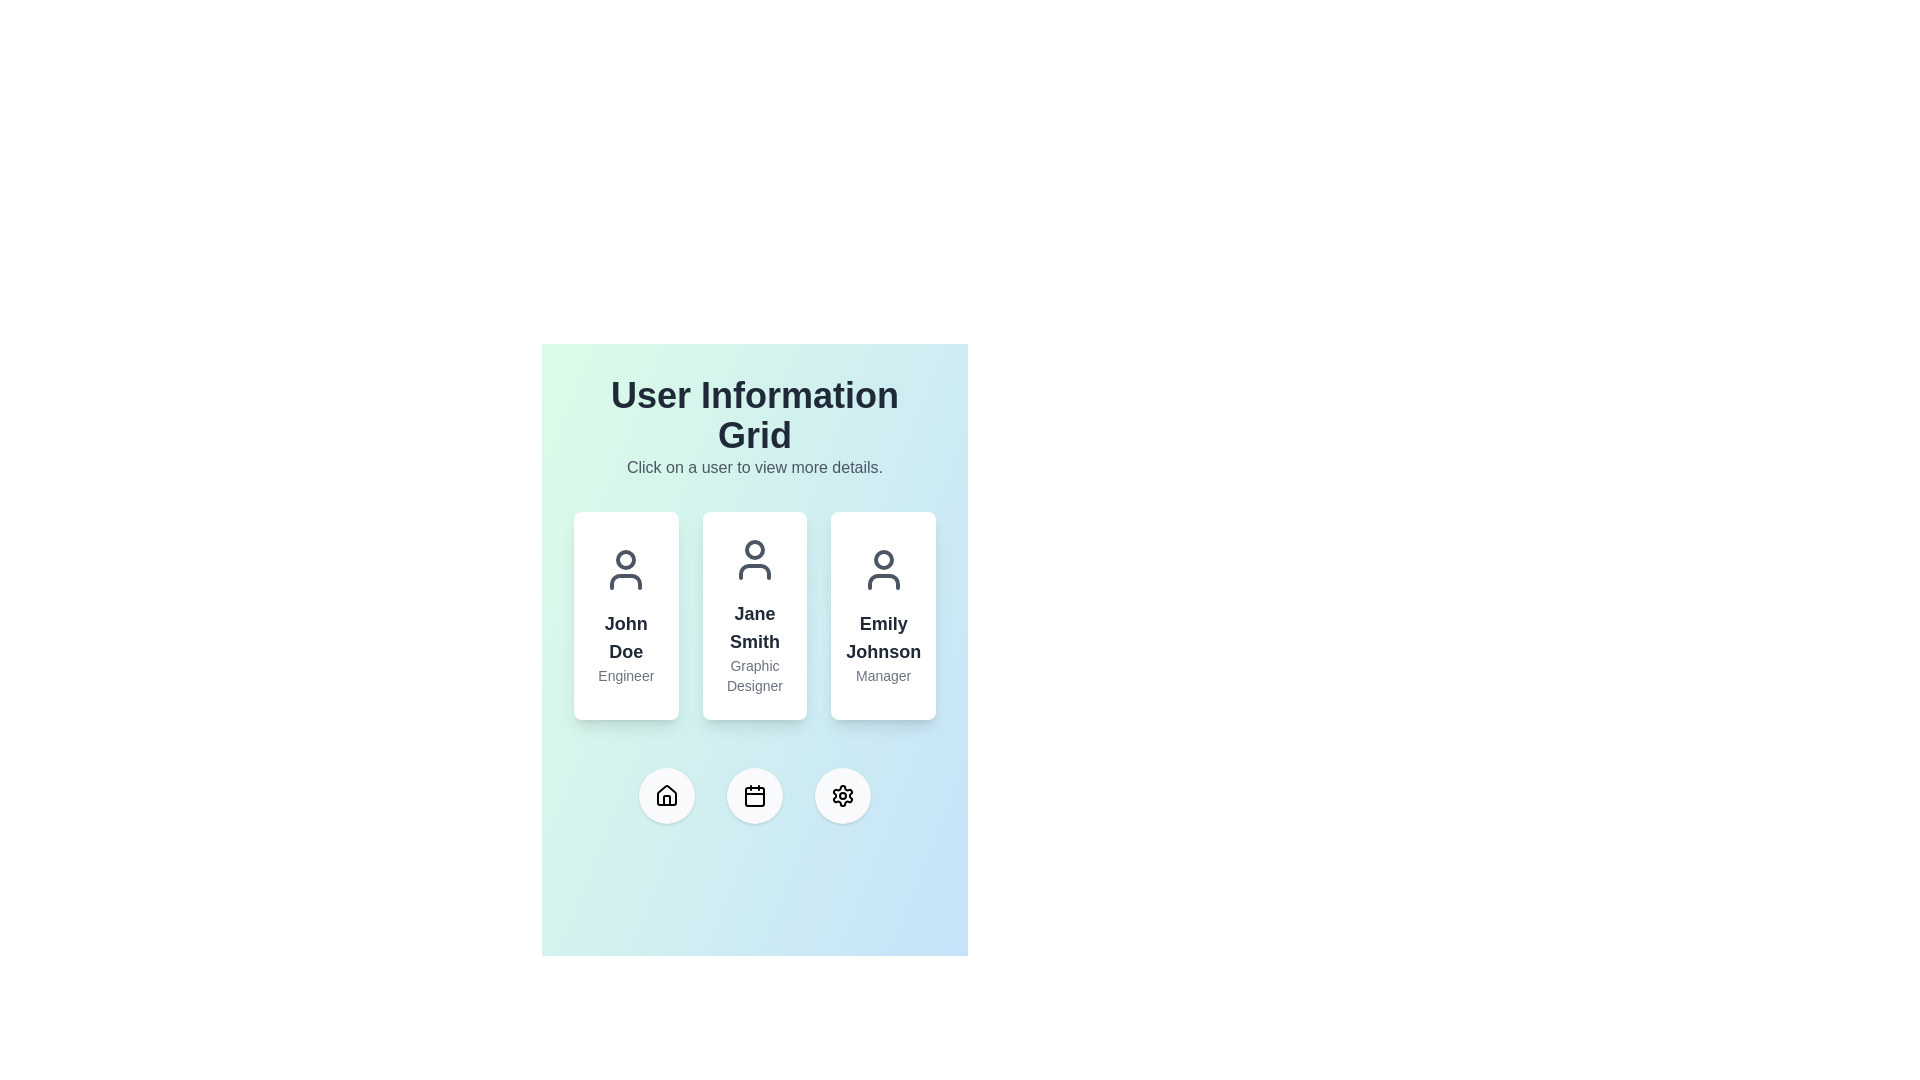  What do you see at coordinates (753, 550) in the screenshot?
I see `the SVG Circle element that is centered in the user's profile picture icon within the user card interface` at bounding box center [753, 550].